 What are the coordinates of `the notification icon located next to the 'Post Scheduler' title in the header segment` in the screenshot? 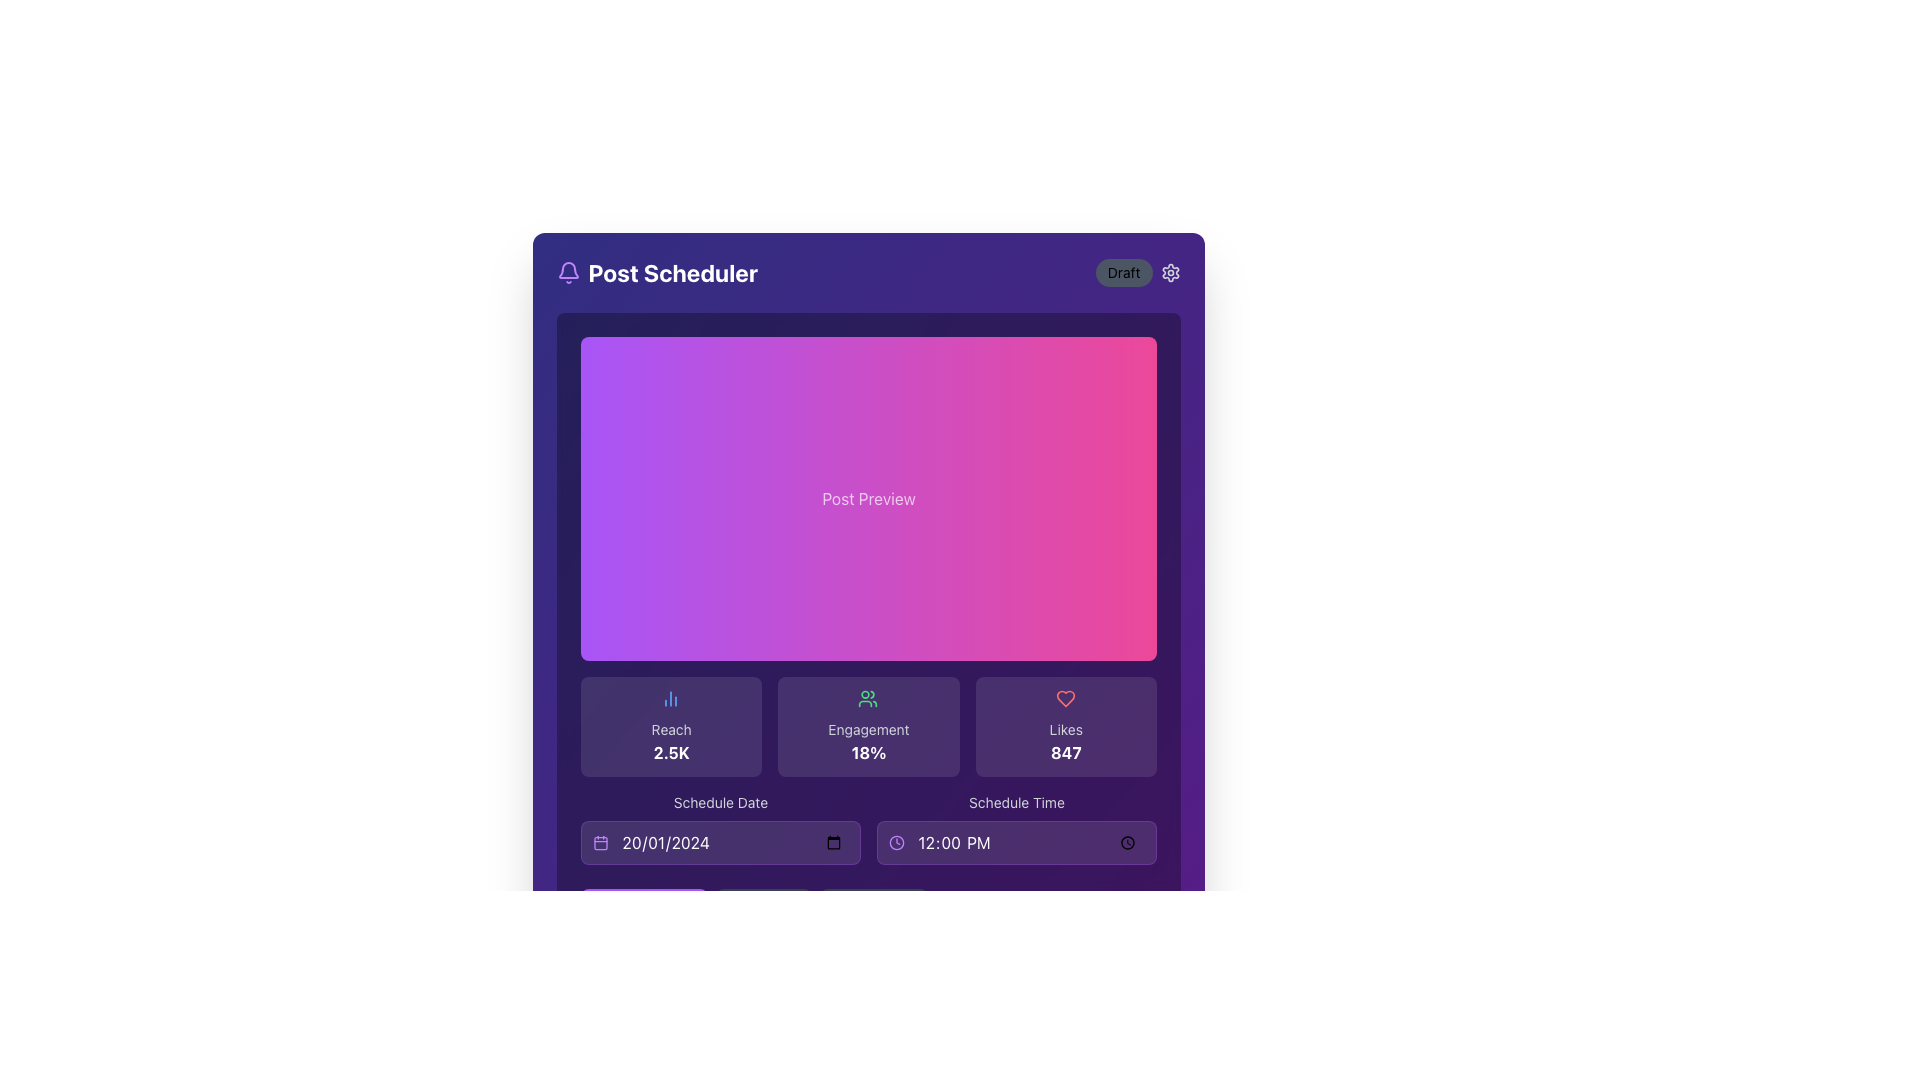 It's located at (567, 270).